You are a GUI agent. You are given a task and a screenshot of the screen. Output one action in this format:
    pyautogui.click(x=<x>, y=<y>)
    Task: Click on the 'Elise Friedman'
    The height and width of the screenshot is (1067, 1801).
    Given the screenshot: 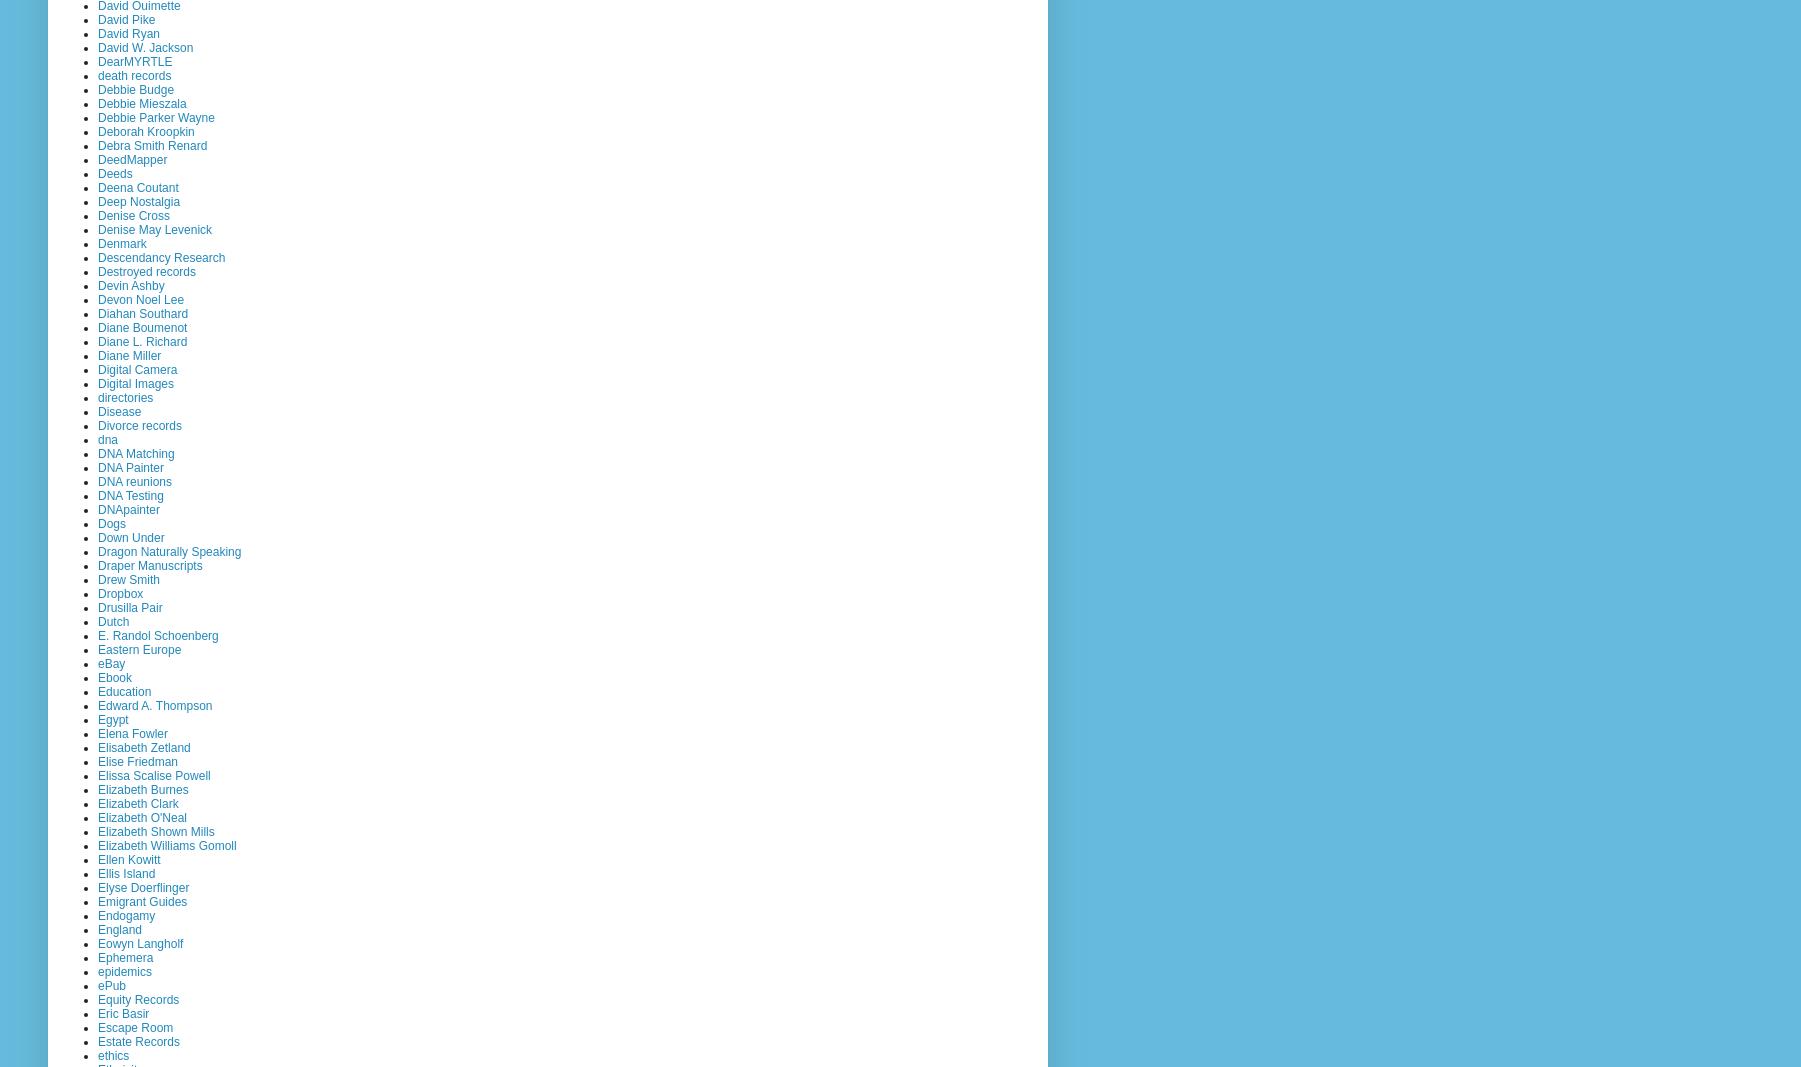 What is the action you would take?
    pyautogui.click(x=137, y=759)
    